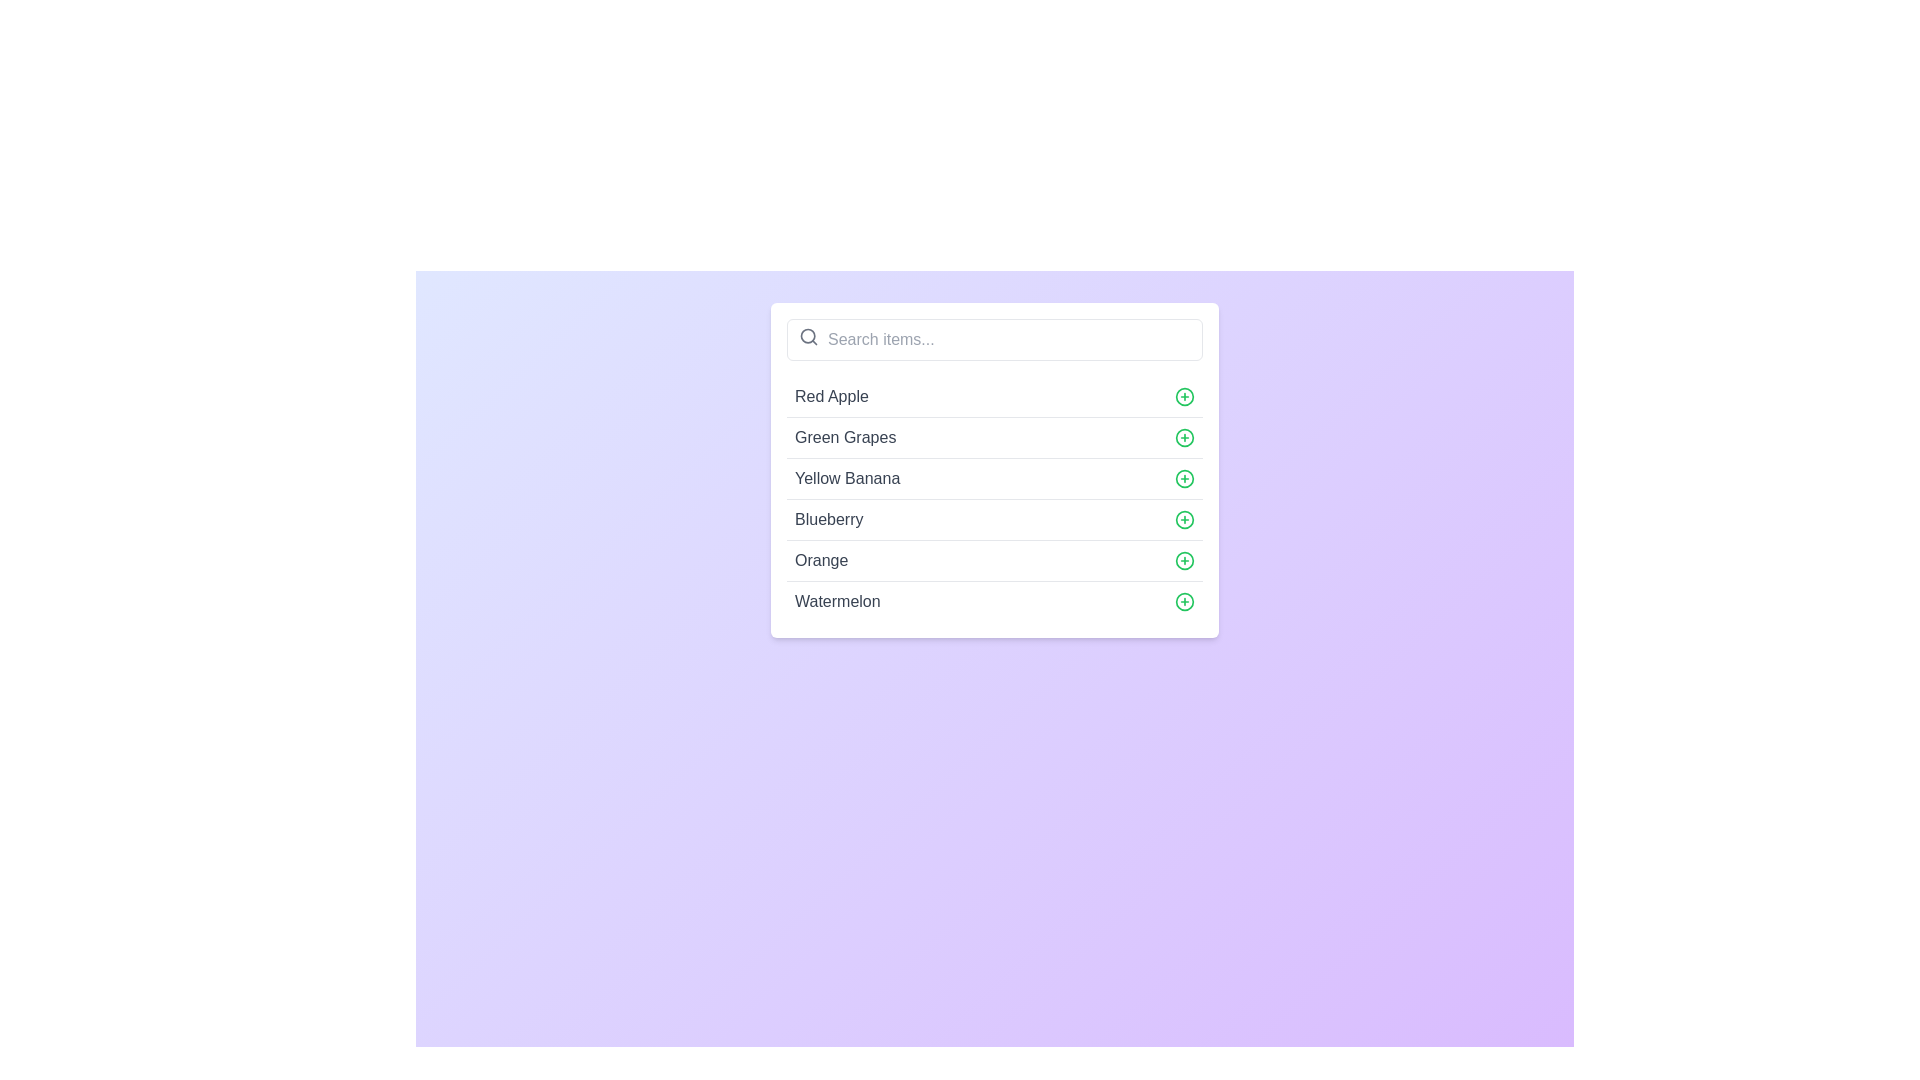 The width and height of the screenshot is (1920, 1080). What do you see at coordinates (1185, 600) in the screenshot?
I see `the circular icon button with a plus symbol located to the right of the 'Watermelon' list item` at bounding box center [1185, 600].